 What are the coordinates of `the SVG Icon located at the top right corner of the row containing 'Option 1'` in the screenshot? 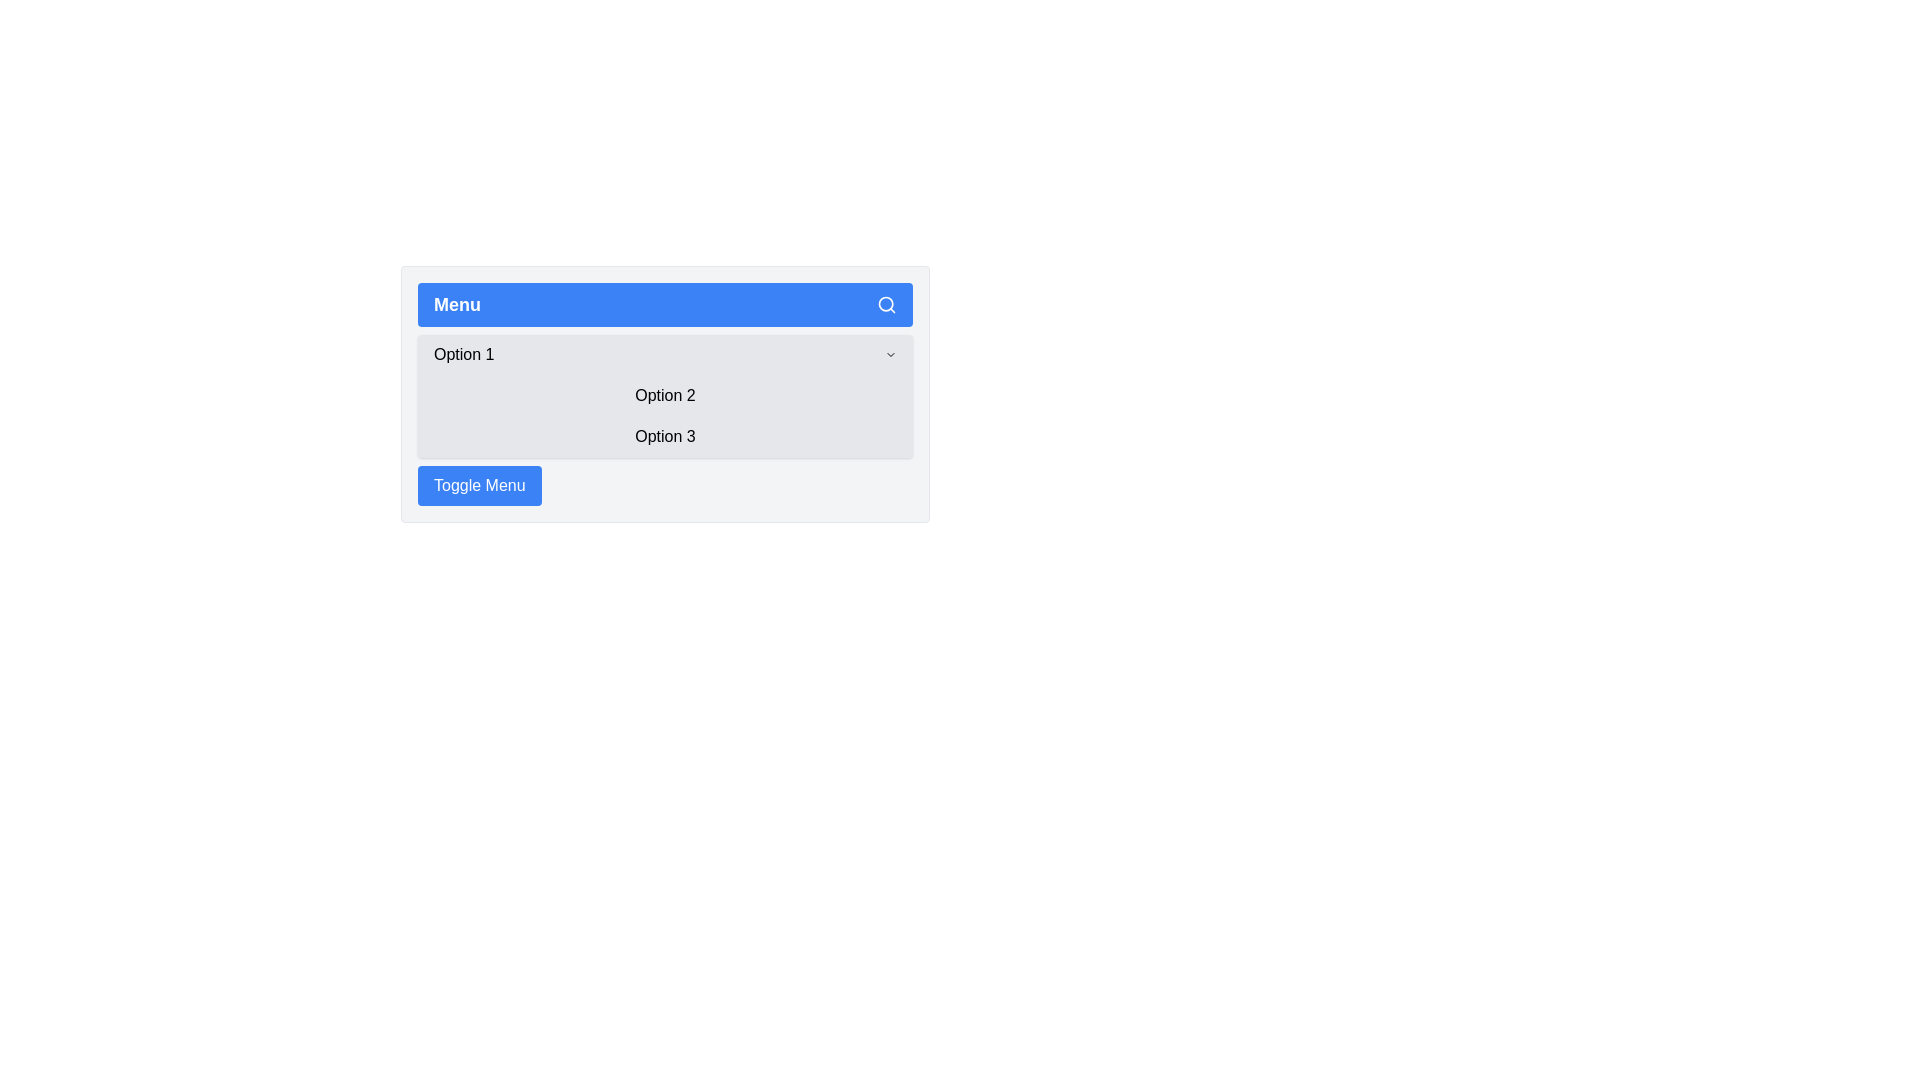 It's located at (890, 353).